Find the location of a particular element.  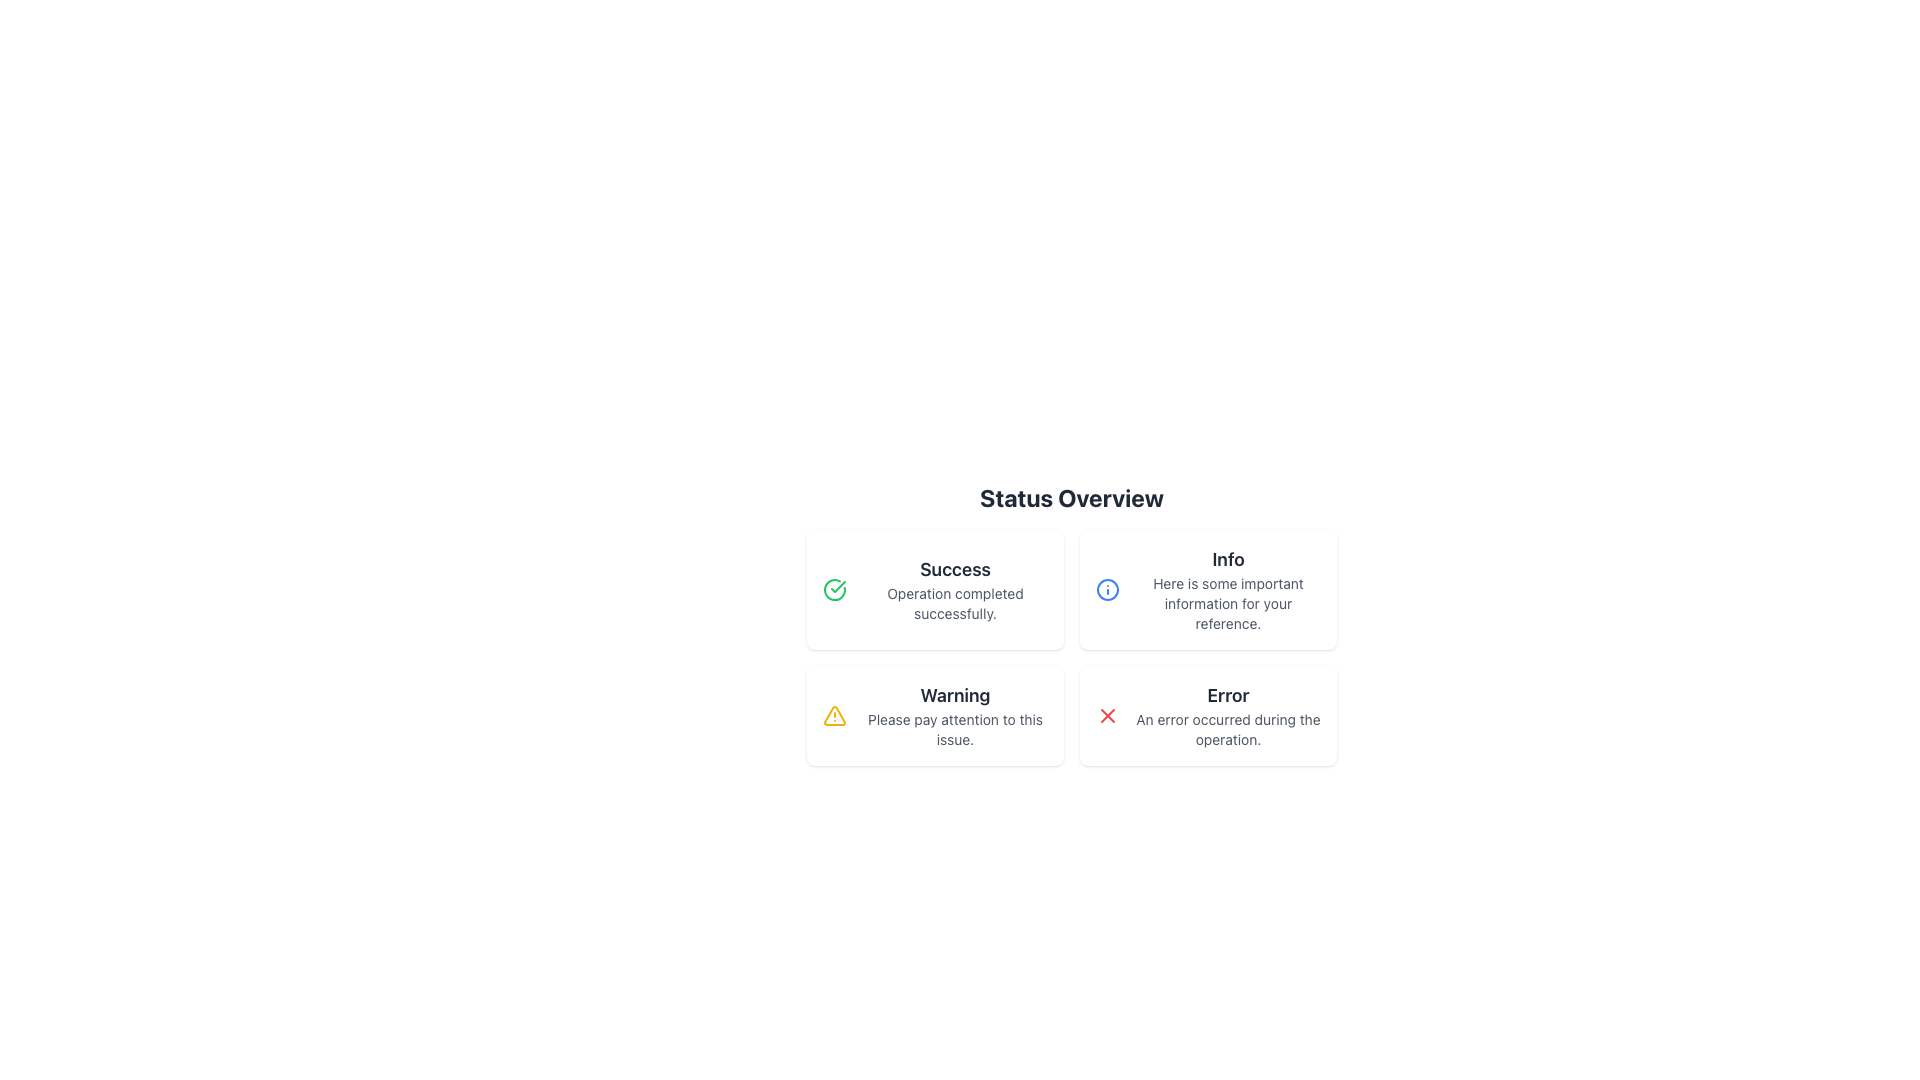

the text label displaying 'Info' in bold, dark gray color, located at the top of the second section of the grid arrangement is located at coordinates (1227, 559).